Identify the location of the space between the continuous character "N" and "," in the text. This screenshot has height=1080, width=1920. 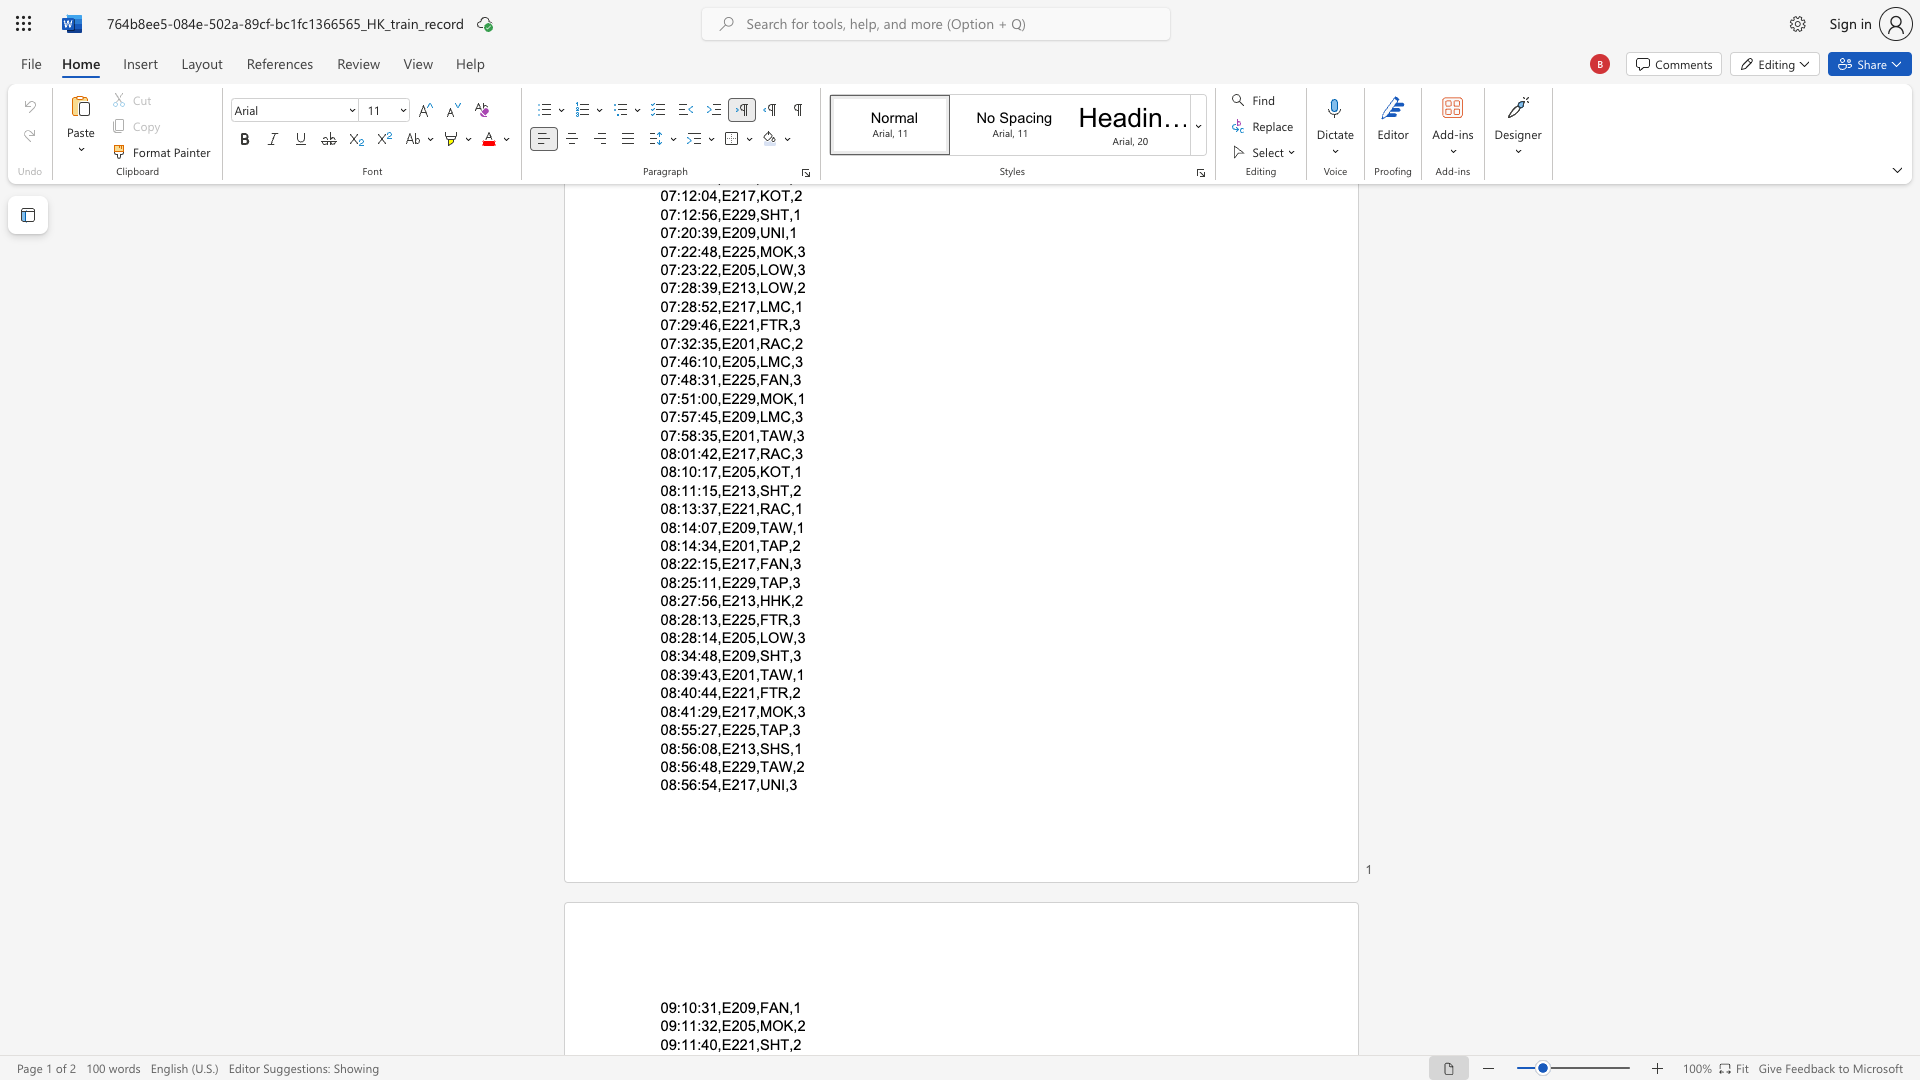
(786, 1007).